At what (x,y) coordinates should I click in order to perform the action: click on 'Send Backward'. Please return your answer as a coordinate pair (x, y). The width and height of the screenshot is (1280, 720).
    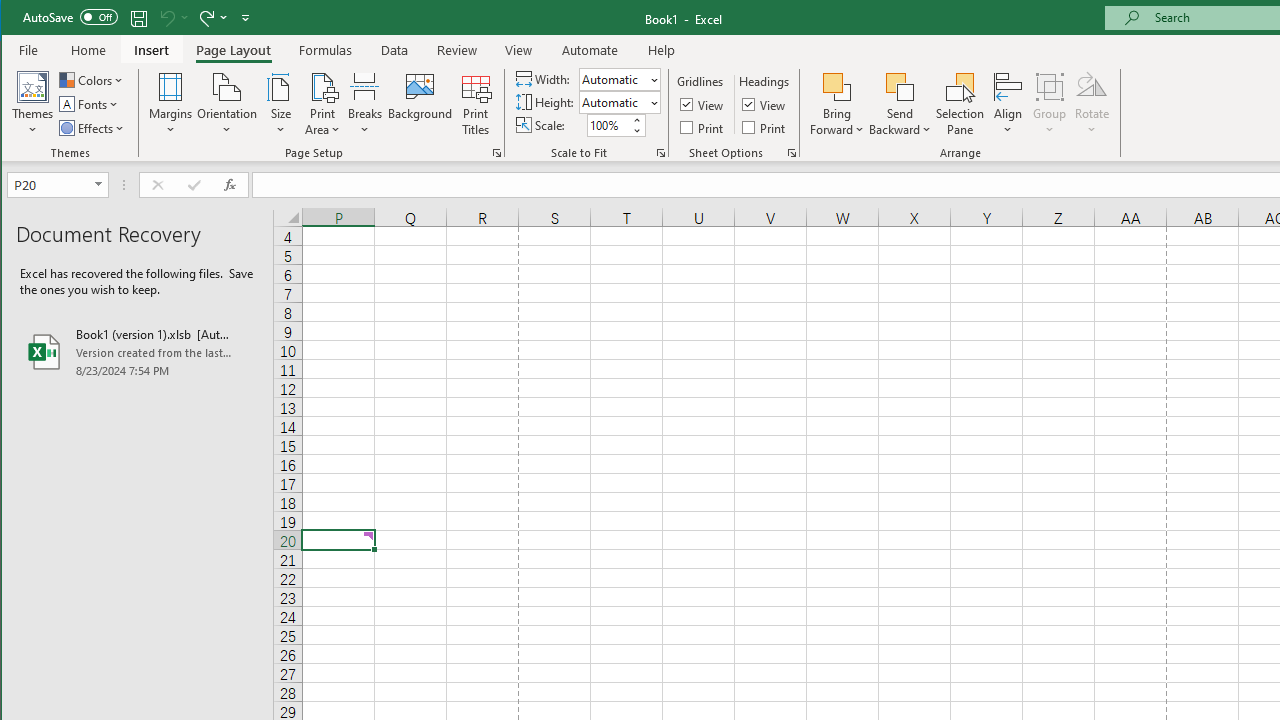
    Looking at the image, I should click on (899, 85).